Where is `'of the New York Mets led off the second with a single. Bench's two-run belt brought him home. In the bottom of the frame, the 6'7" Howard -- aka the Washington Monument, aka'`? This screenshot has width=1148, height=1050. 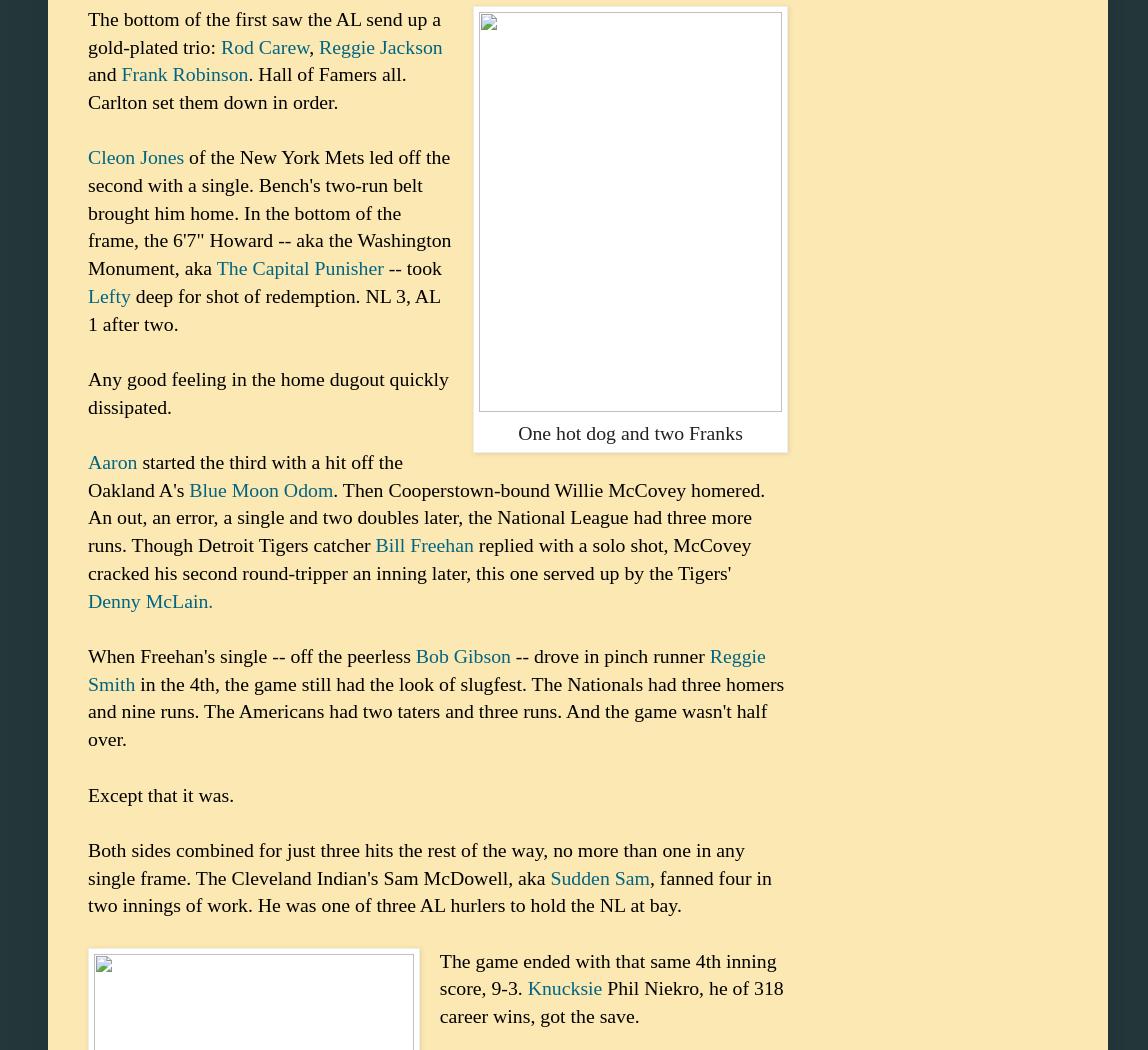 'of the New York Mets led off the second with a single. Bench's two-run belt brought him home. In the bottom of the frame, the 6'7" Howard -- aka the Washington Monument, aka' is located at coordinates (88, 211).